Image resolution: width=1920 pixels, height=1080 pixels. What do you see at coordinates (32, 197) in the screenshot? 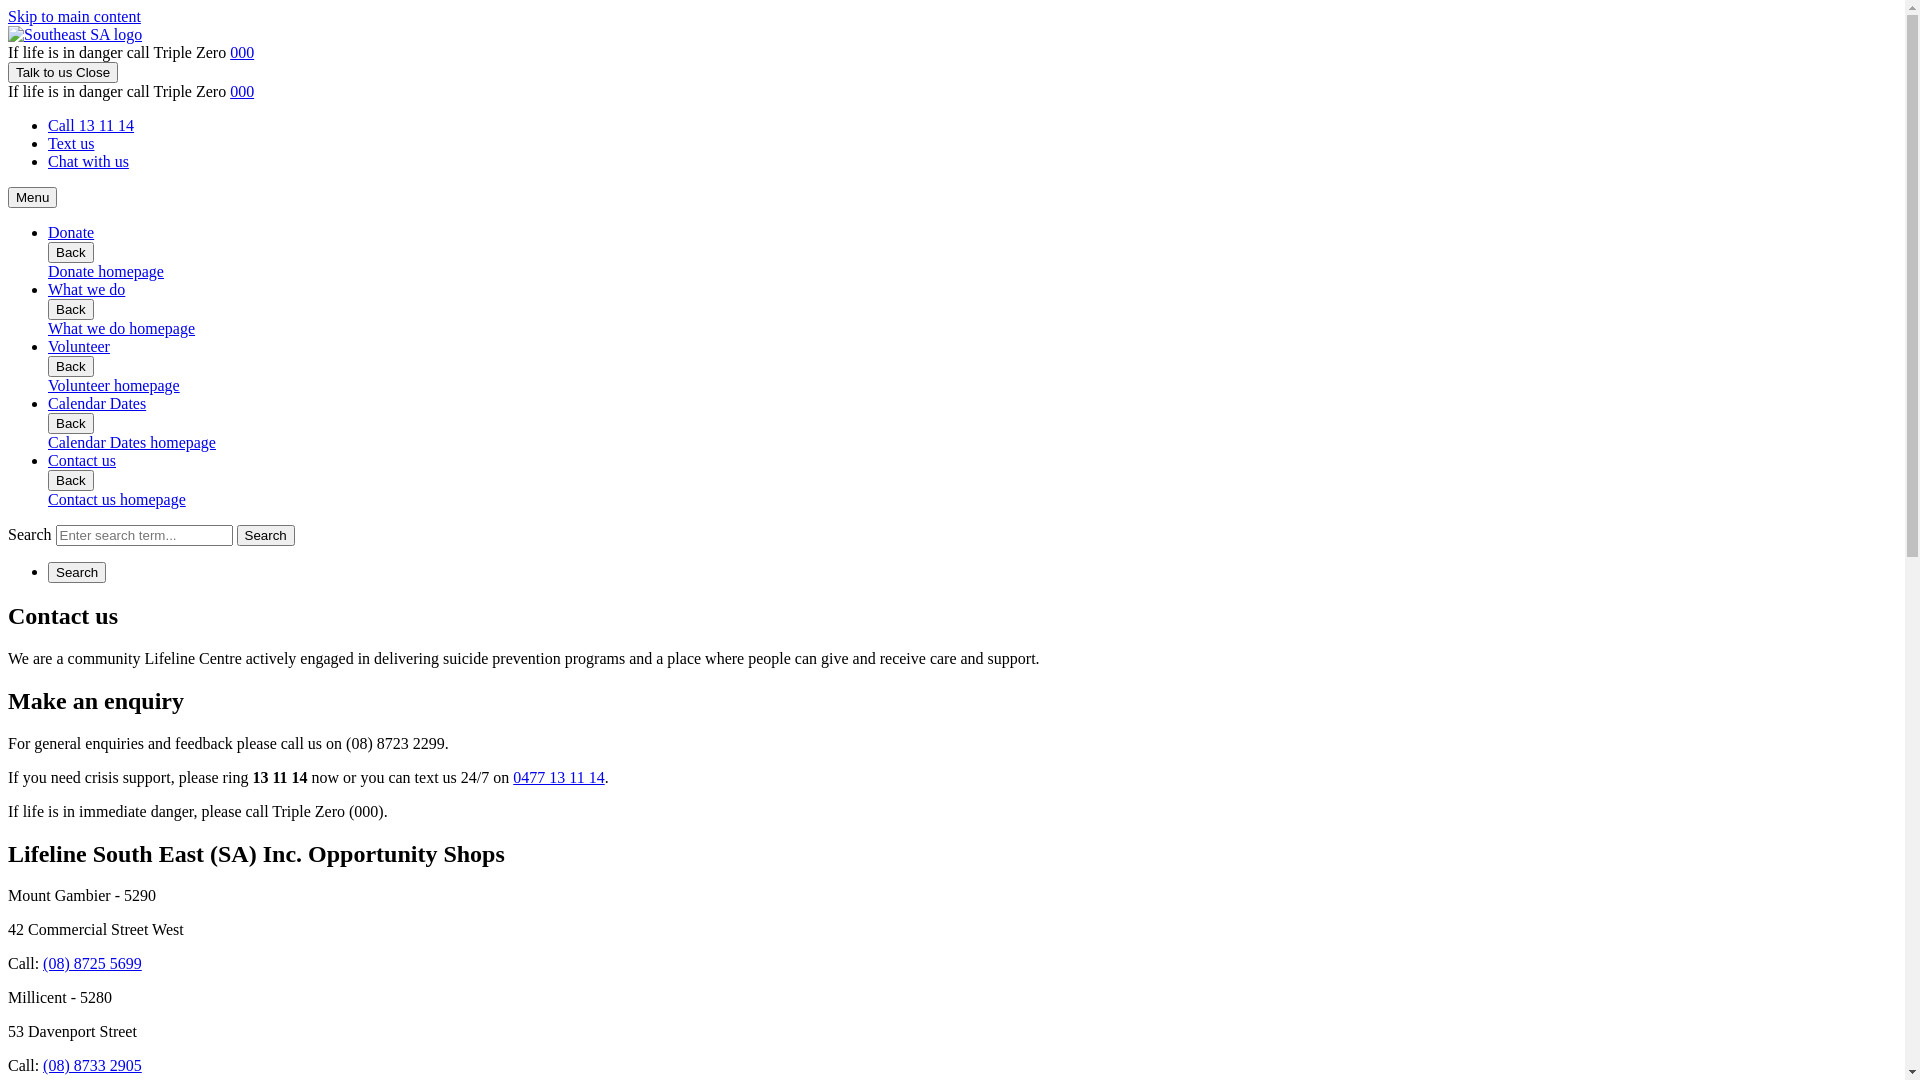
I see `'Menu'` at bounding box center [32, 197].